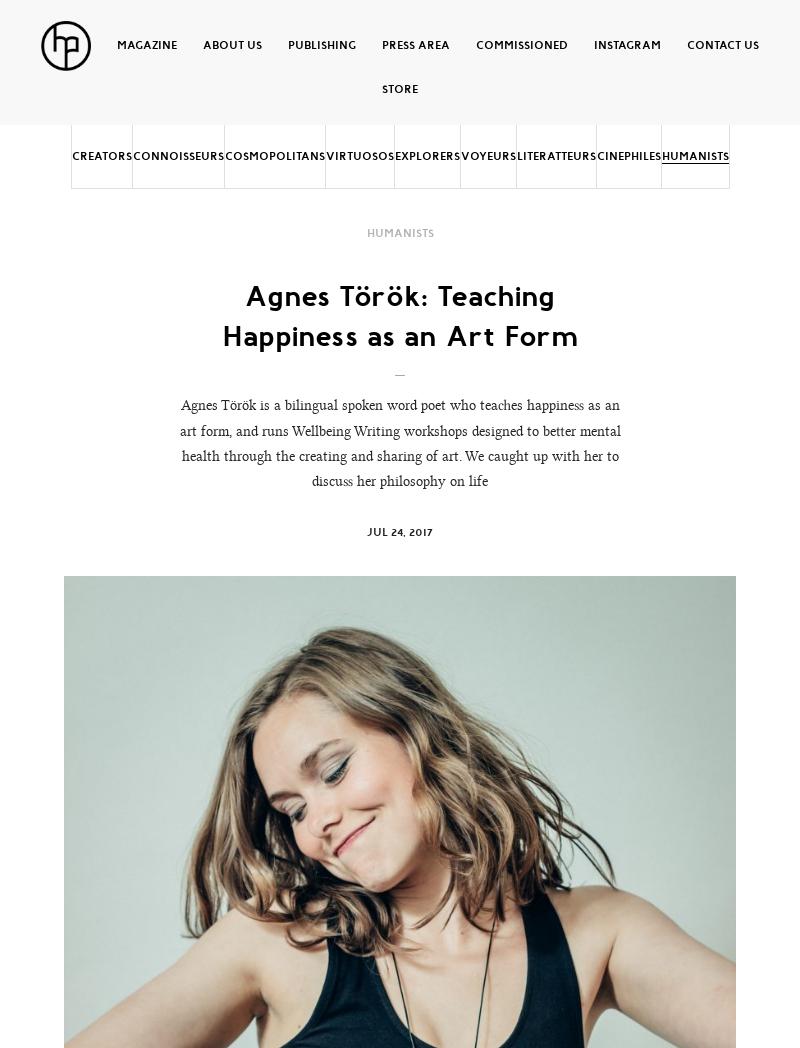 This screenshot has height=1048, width=800. Describe the element at coordinates (321, 43) in the screenshot. I see `'Publishing'` at that location.